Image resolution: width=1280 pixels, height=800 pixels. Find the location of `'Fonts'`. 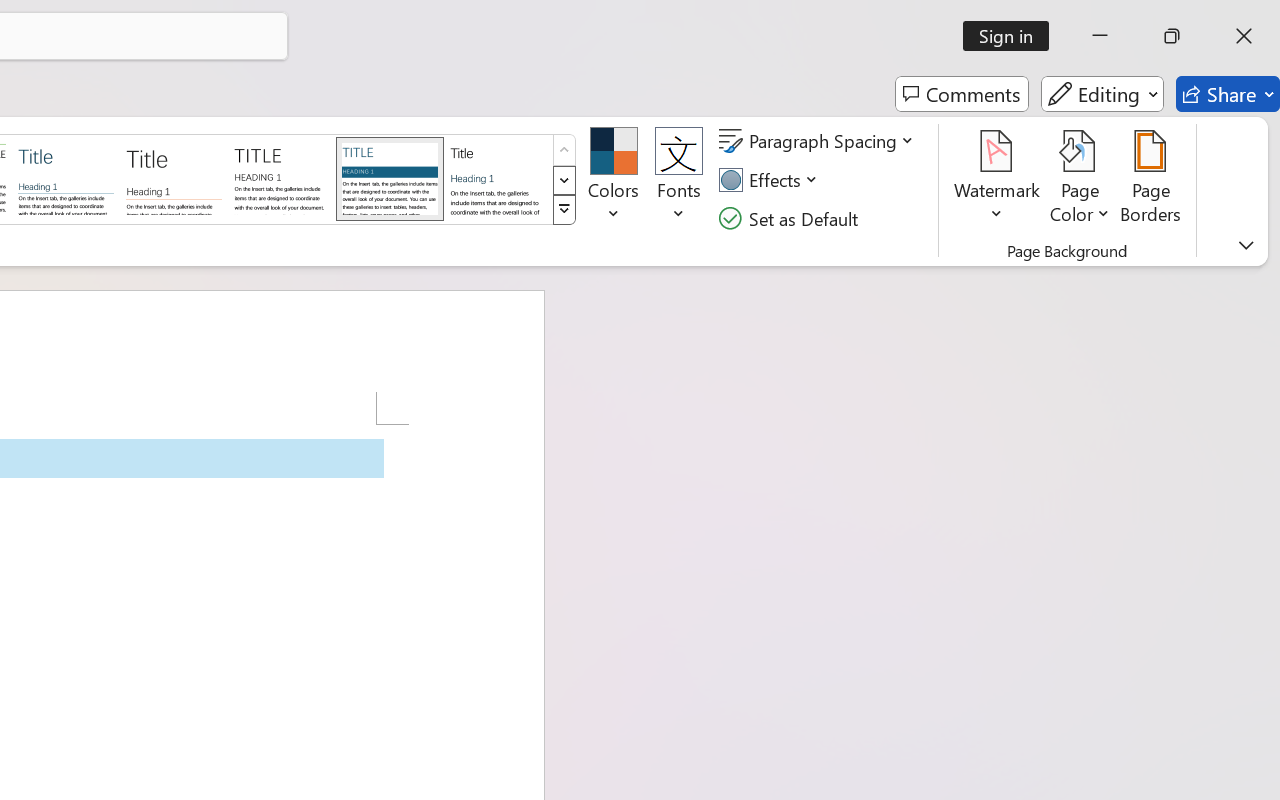

'Fonts' is located at coordinates (679, 179).